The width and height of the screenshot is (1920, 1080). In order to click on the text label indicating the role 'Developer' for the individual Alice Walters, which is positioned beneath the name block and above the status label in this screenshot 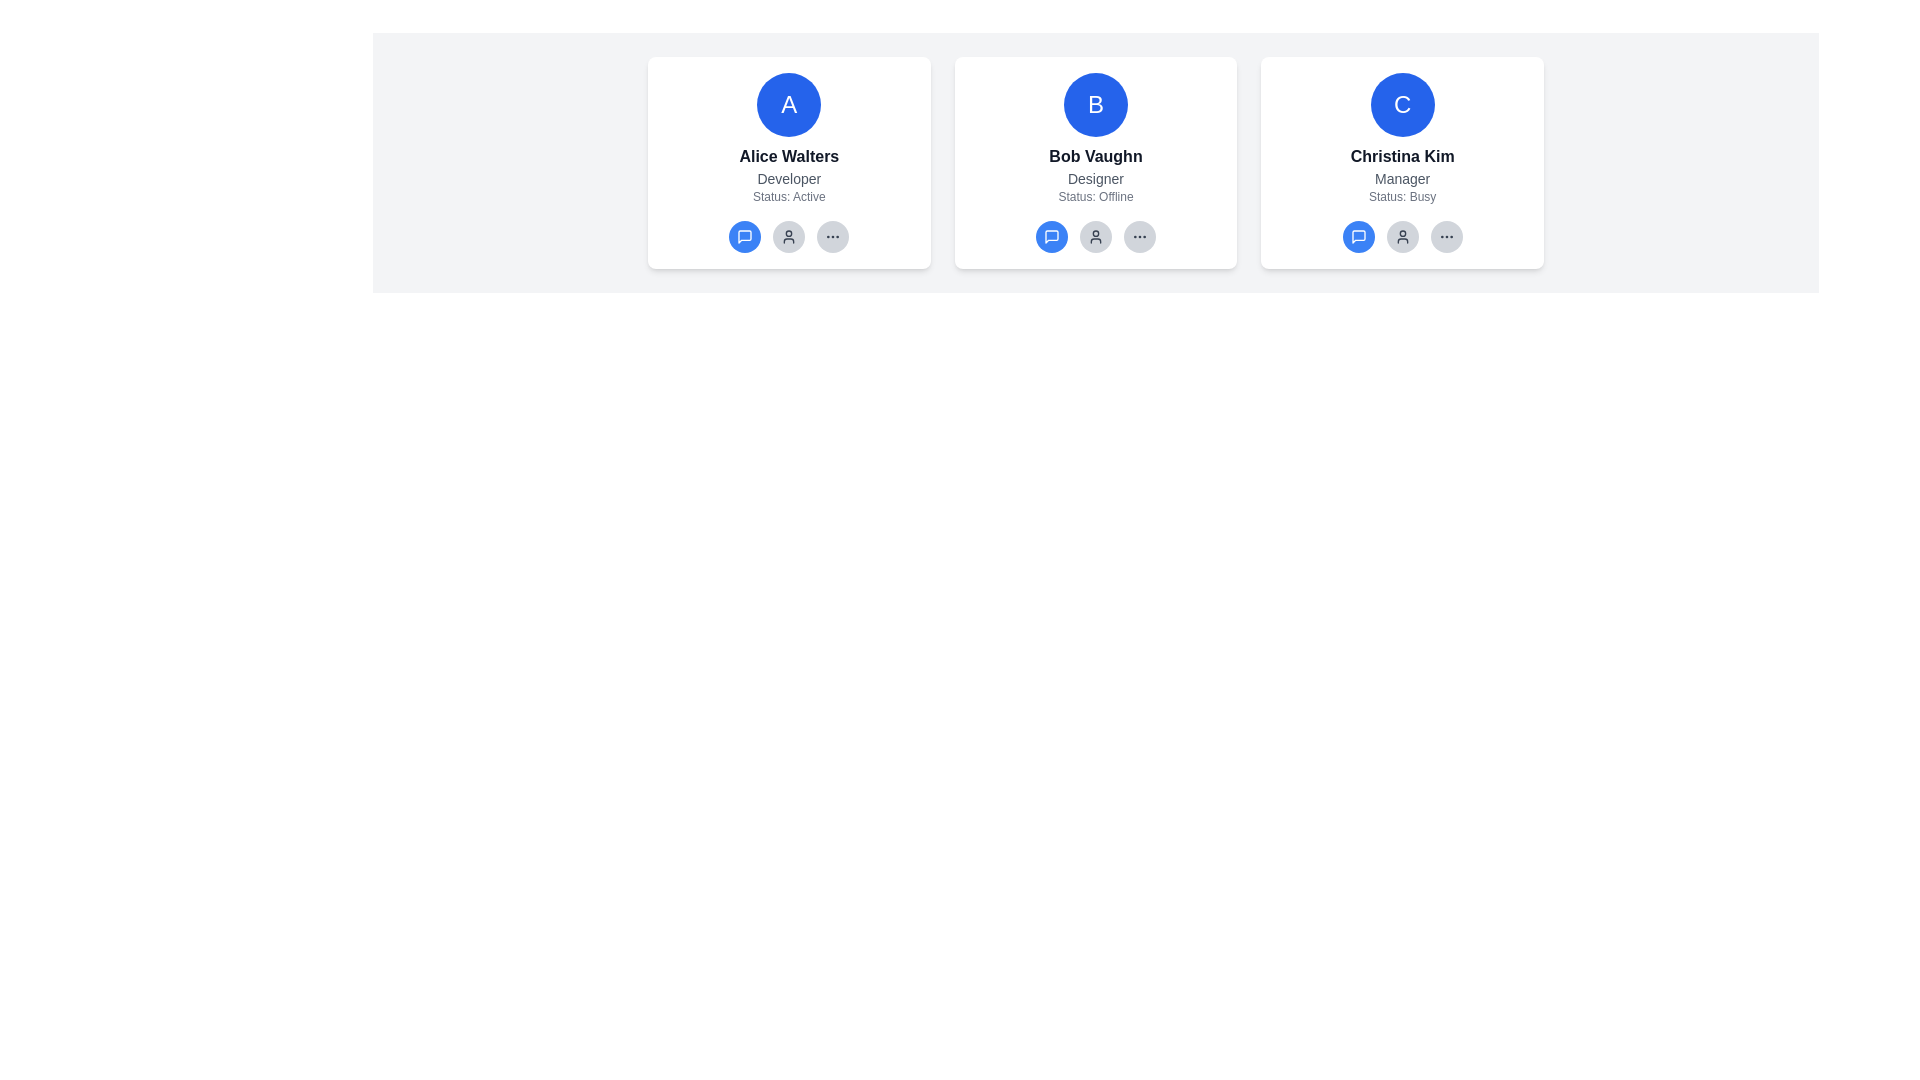, I will do `click(788, 177)`.